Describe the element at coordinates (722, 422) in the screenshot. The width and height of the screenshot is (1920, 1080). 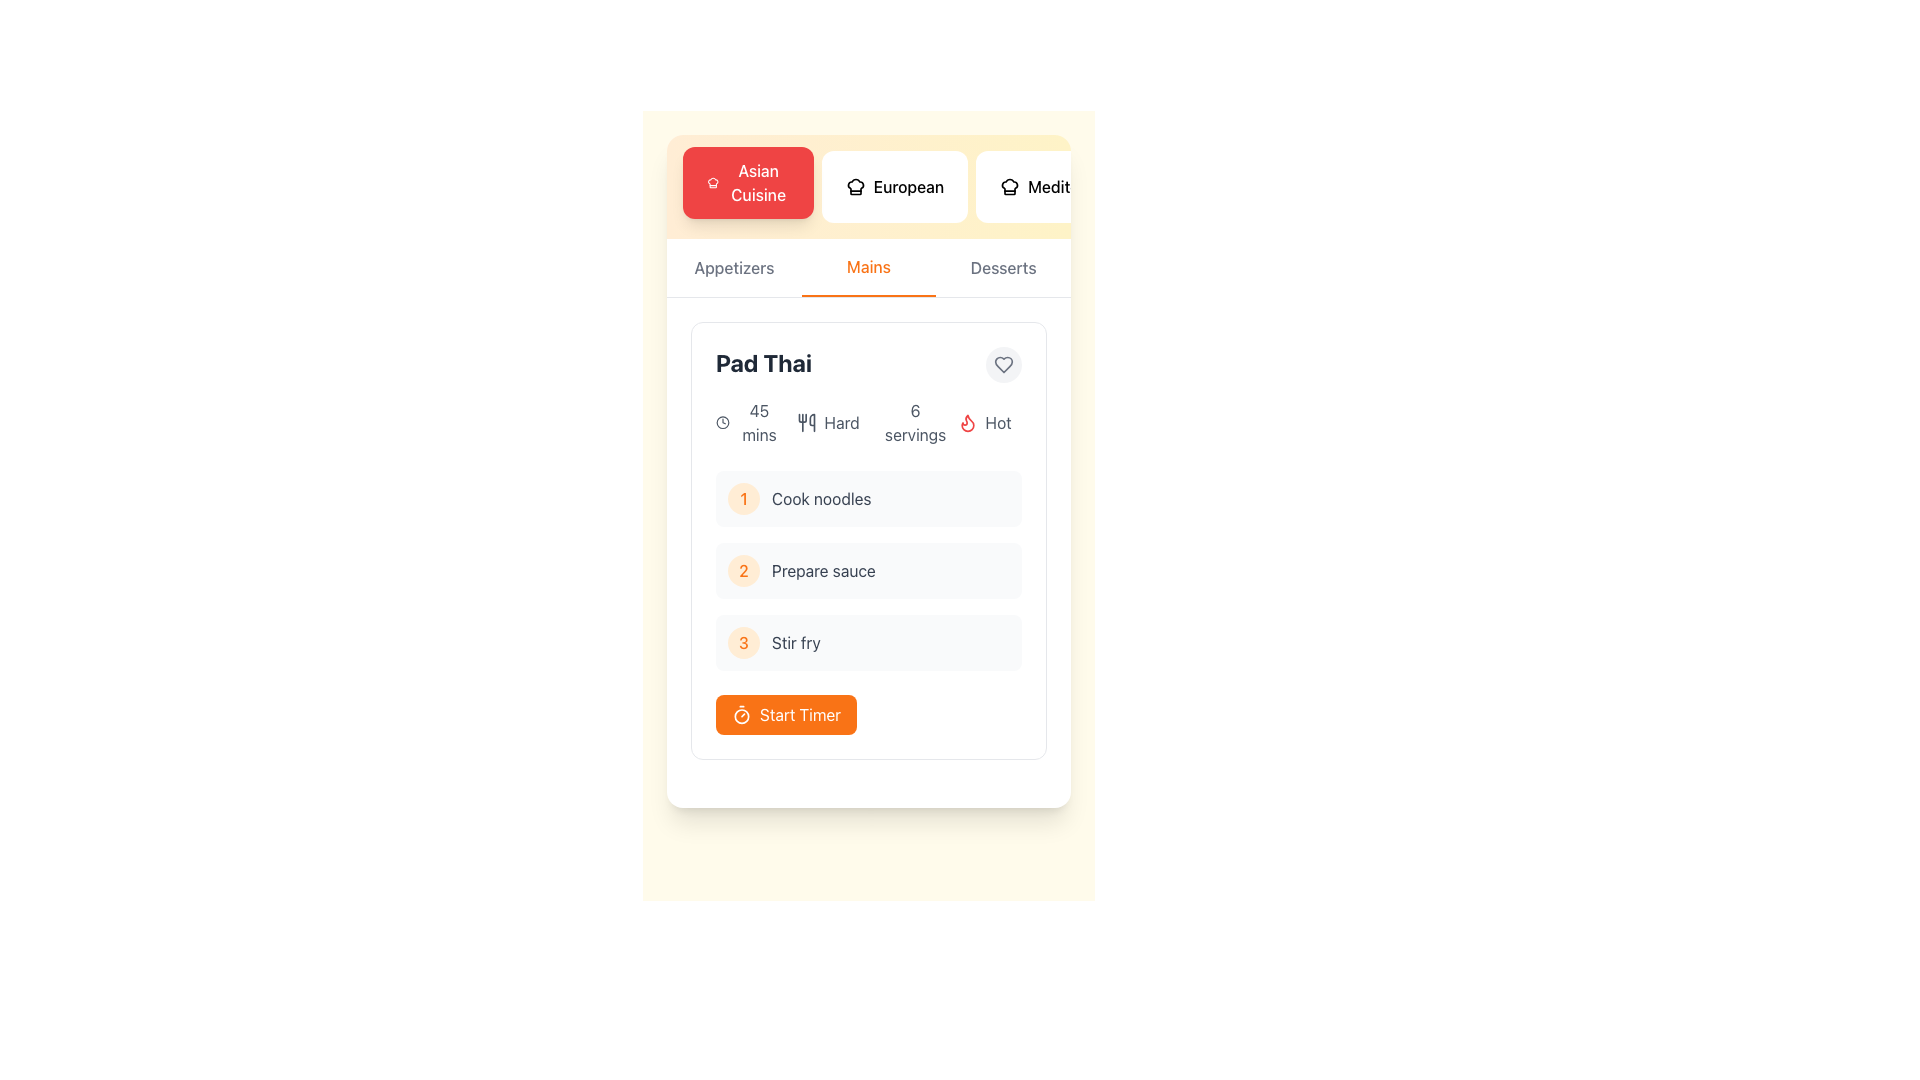
I see `the circular vector shape within the SVG graphic that represents a clock icon, located in the top-left section of the content card providing meta information about the recipe` at that location.